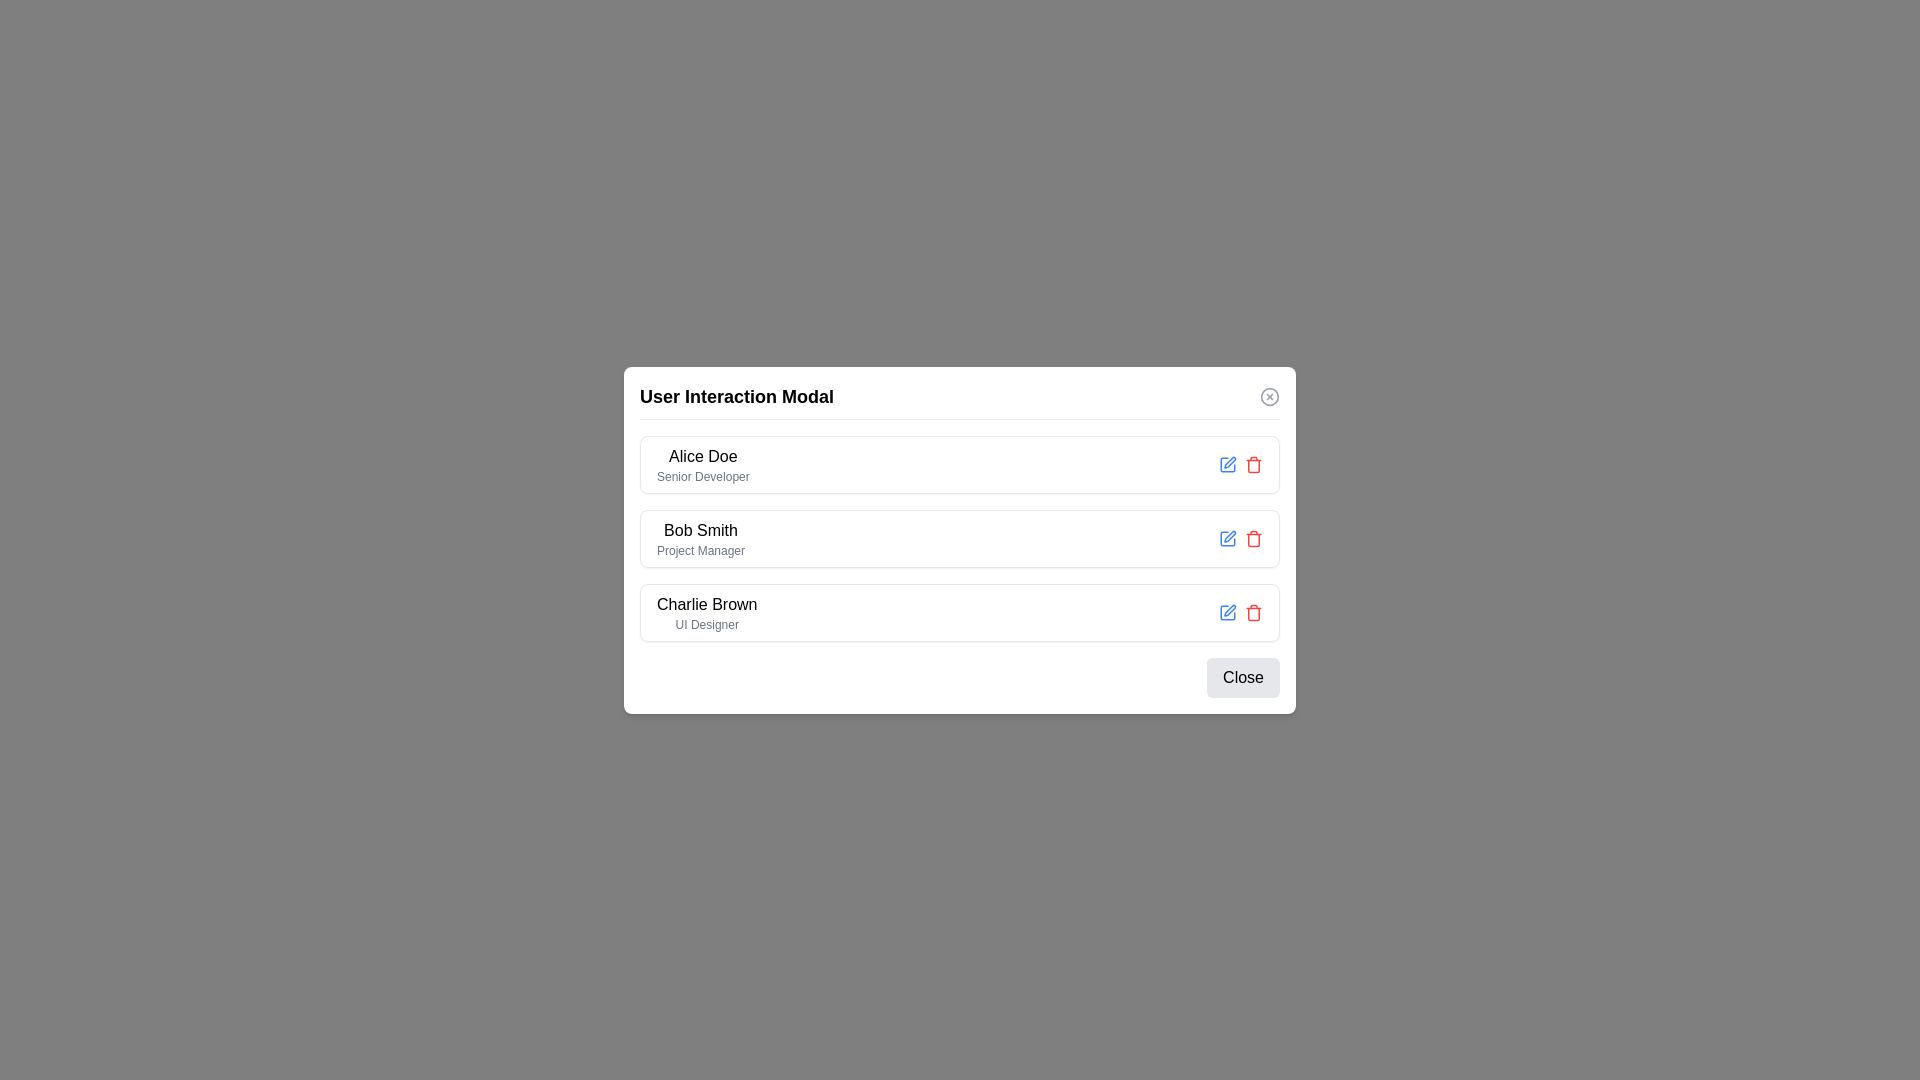 This screenshot has height=1080, width=1920. I want to click on the static text label displaying 'UI Designer', which is positioned beneath the name 'Charlie Brown' in the user card layout, so click(707, 623).